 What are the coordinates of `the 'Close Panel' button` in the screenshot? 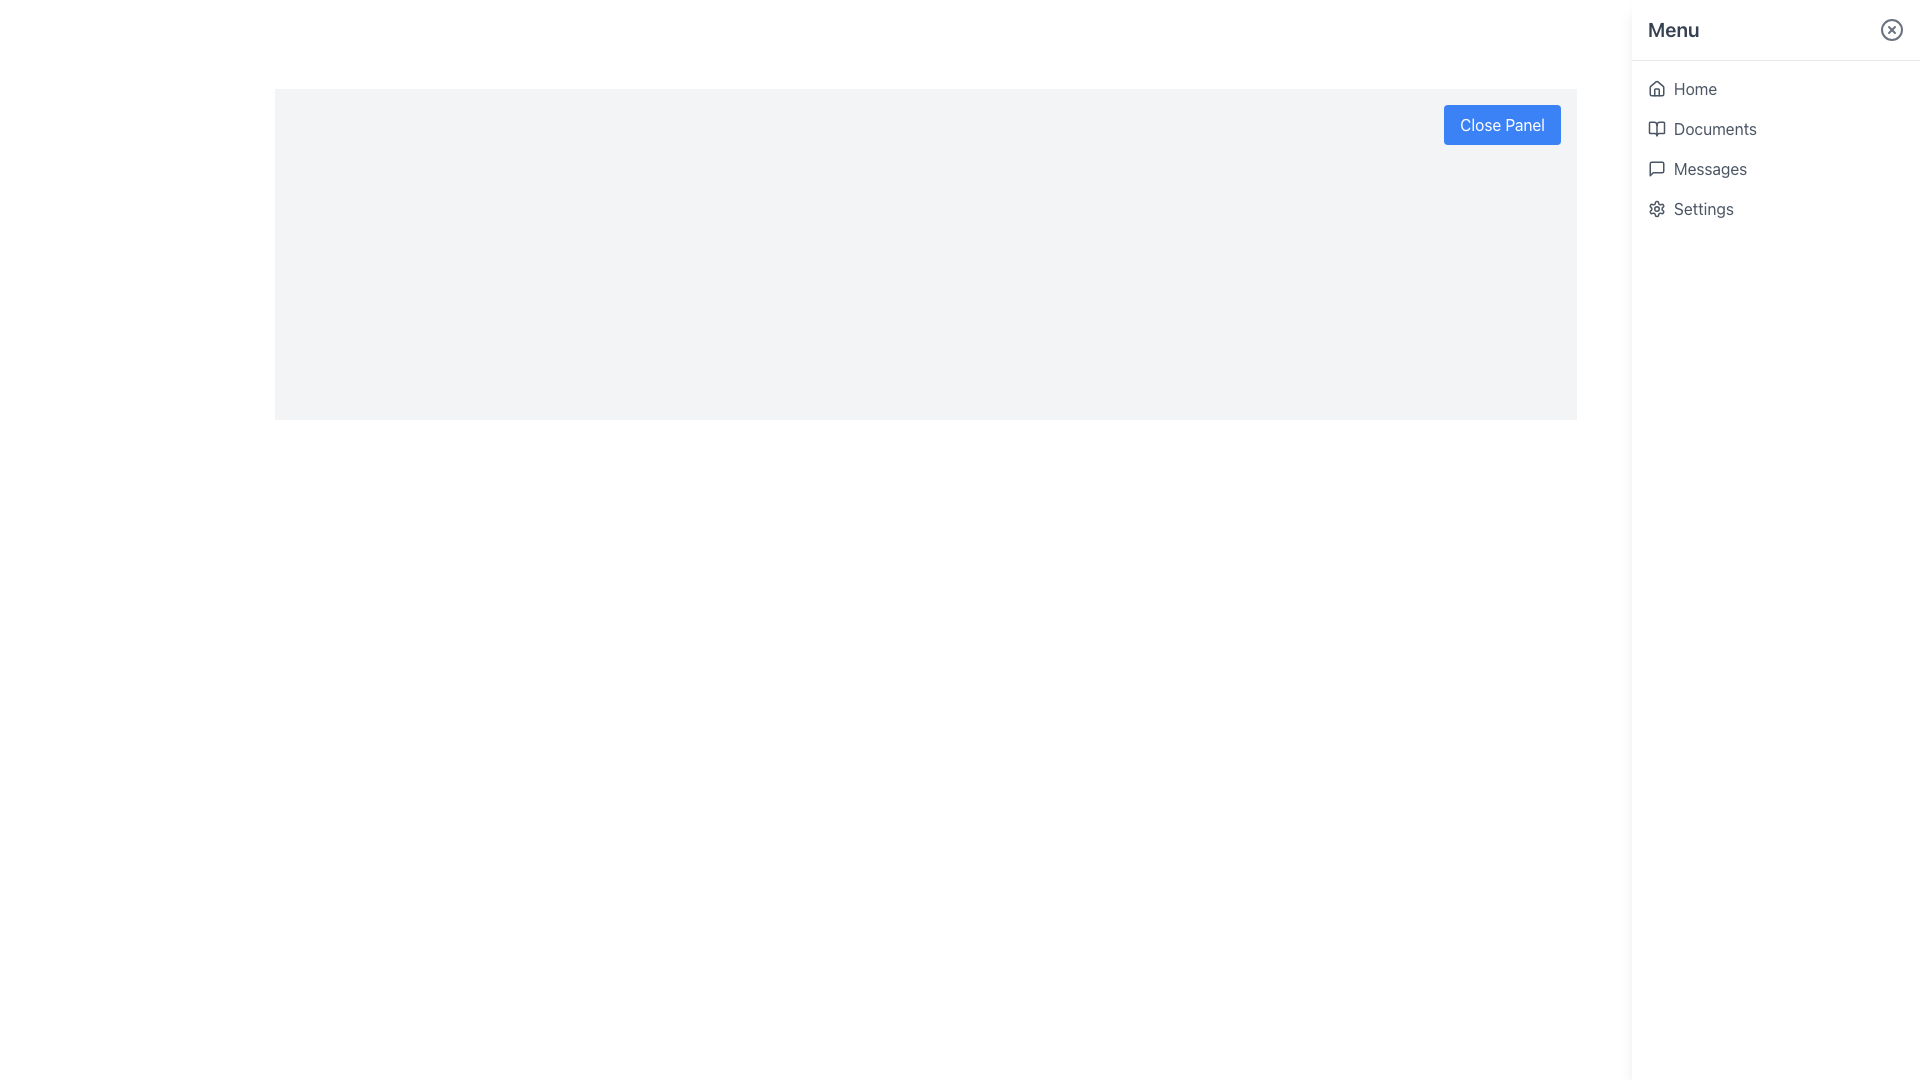 It's located at (1502, 124).